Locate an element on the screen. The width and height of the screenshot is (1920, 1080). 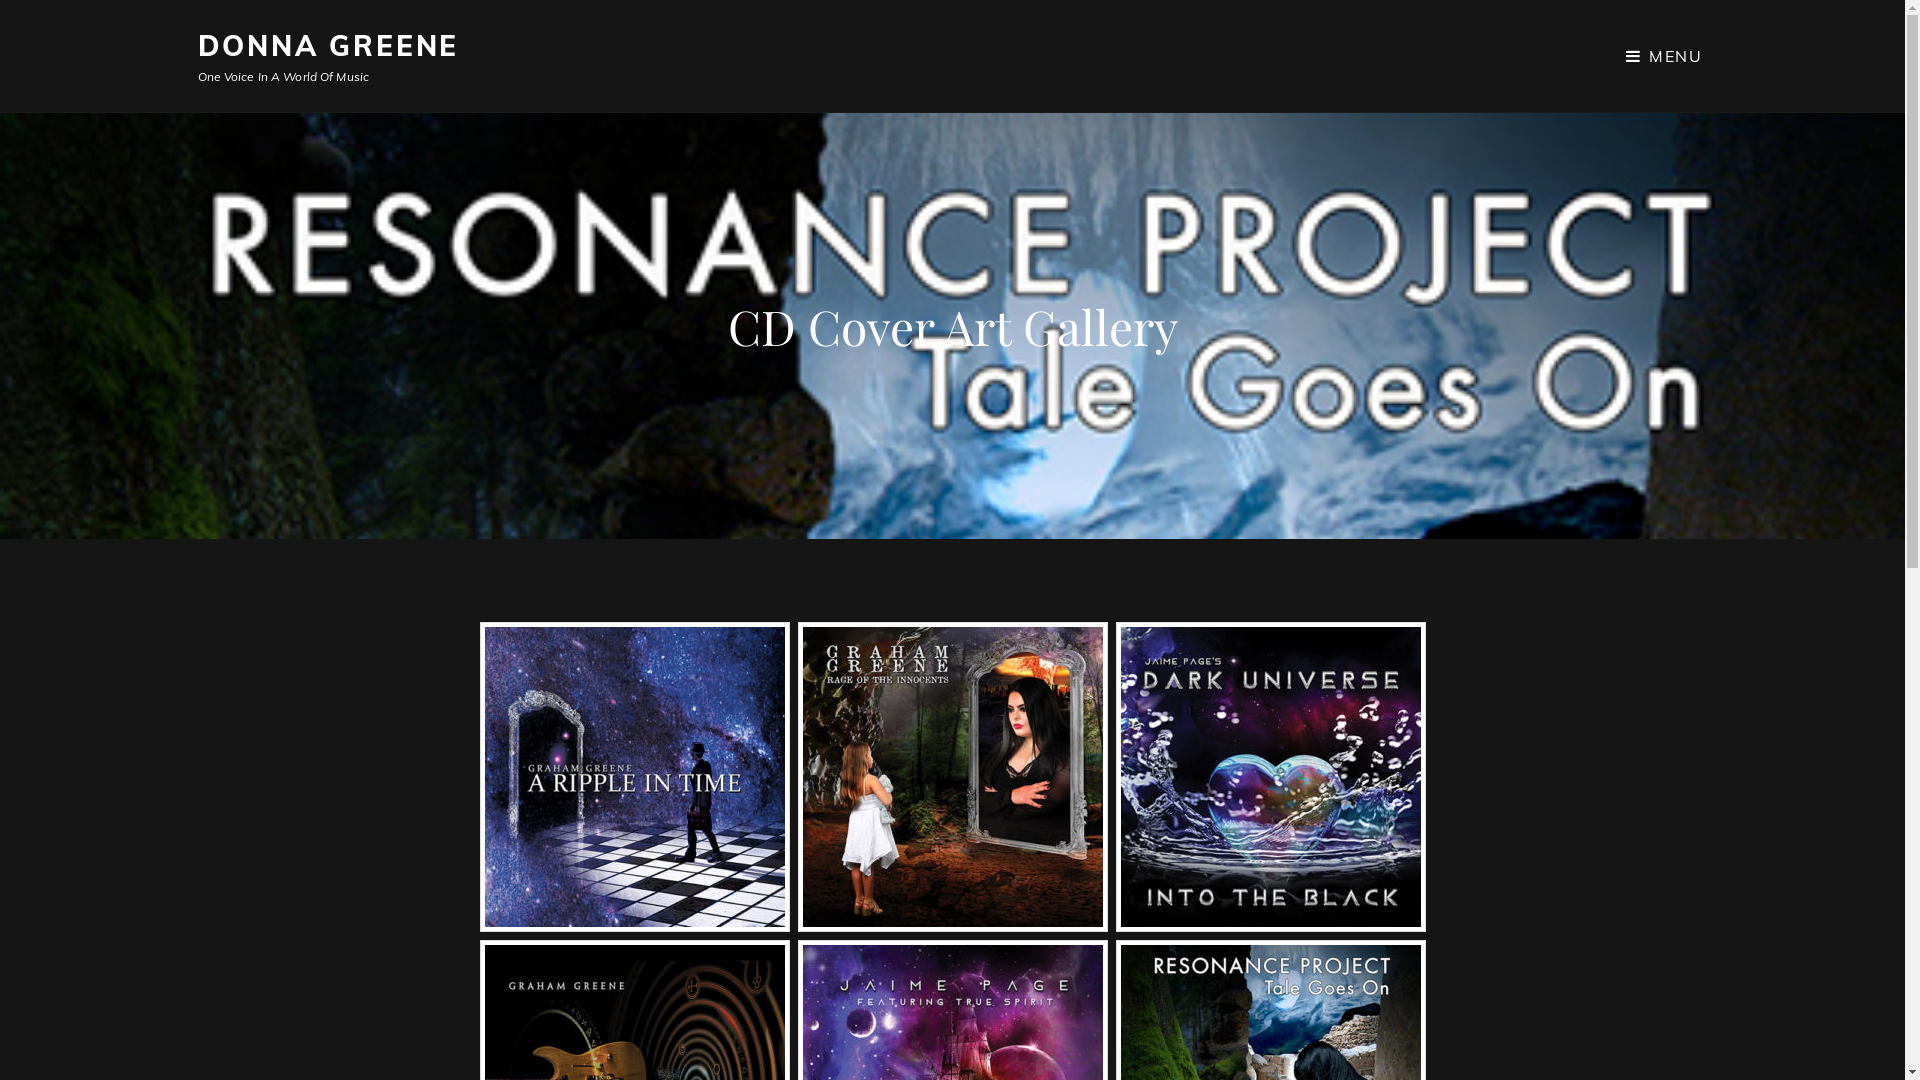
'DONNA GREENE' is located at coordinates (329, 45).